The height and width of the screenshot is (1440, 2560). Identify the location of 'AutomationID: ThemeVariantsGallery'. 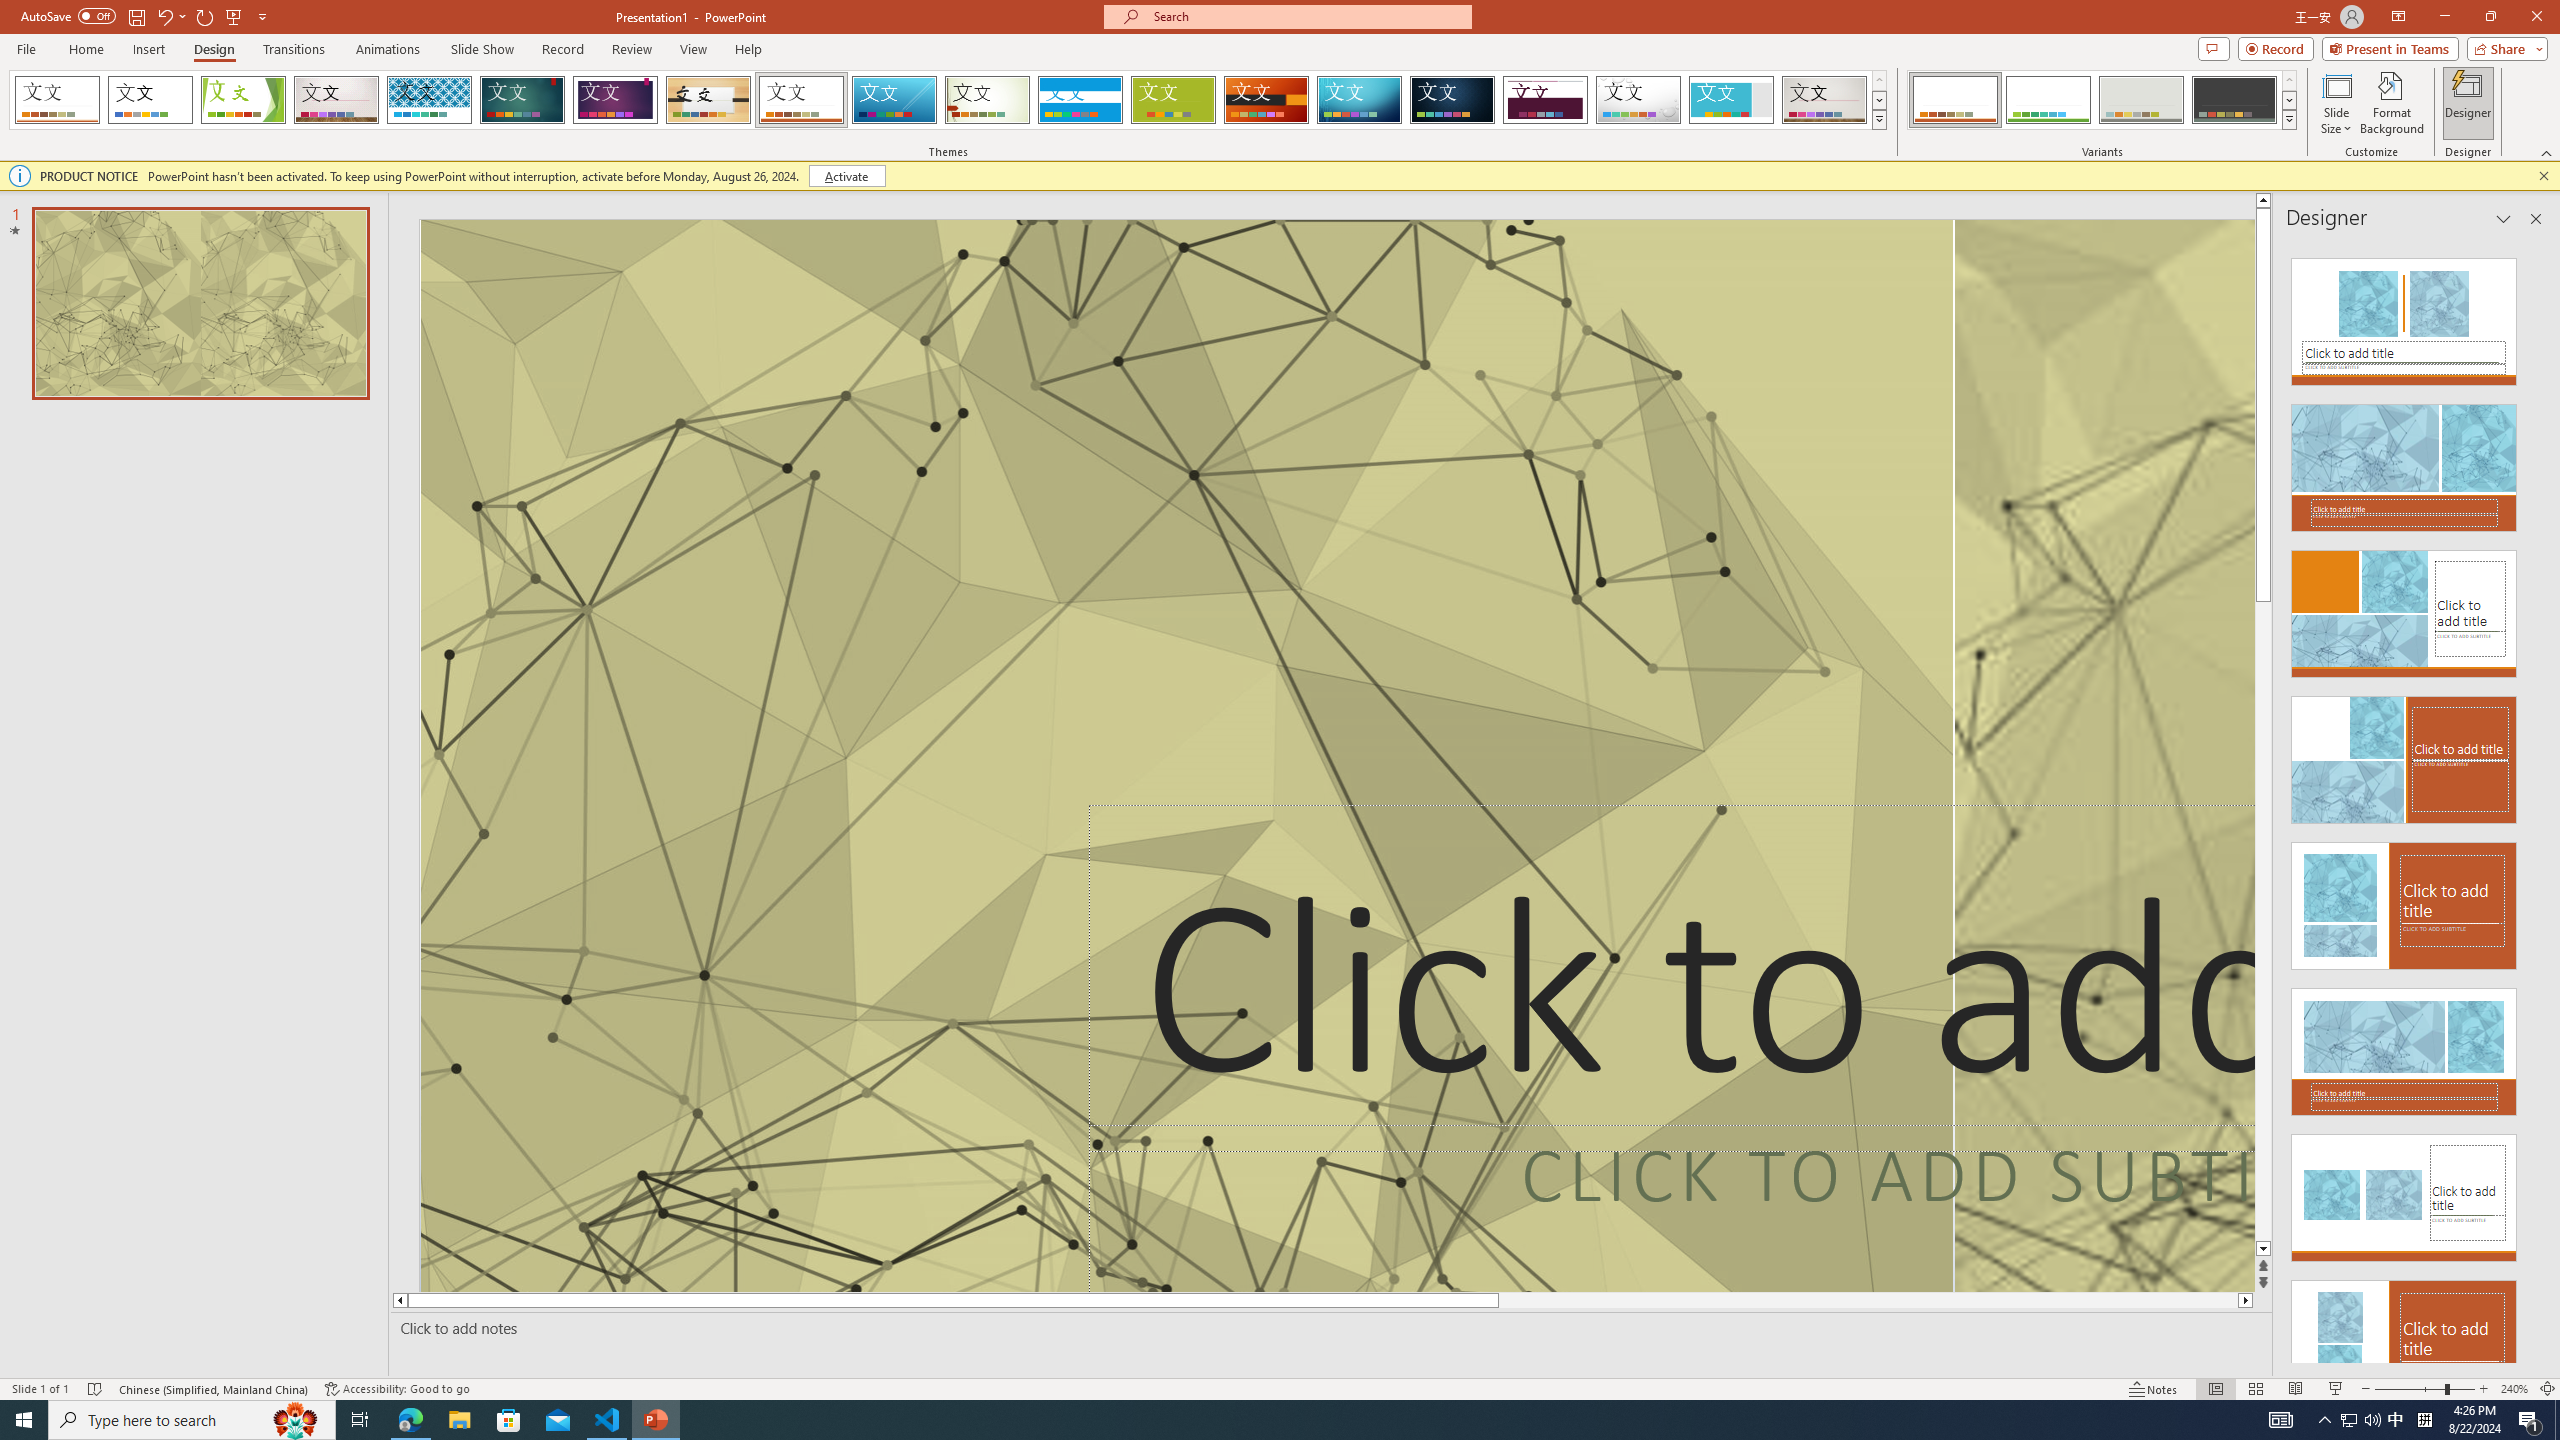
(2103, 99).